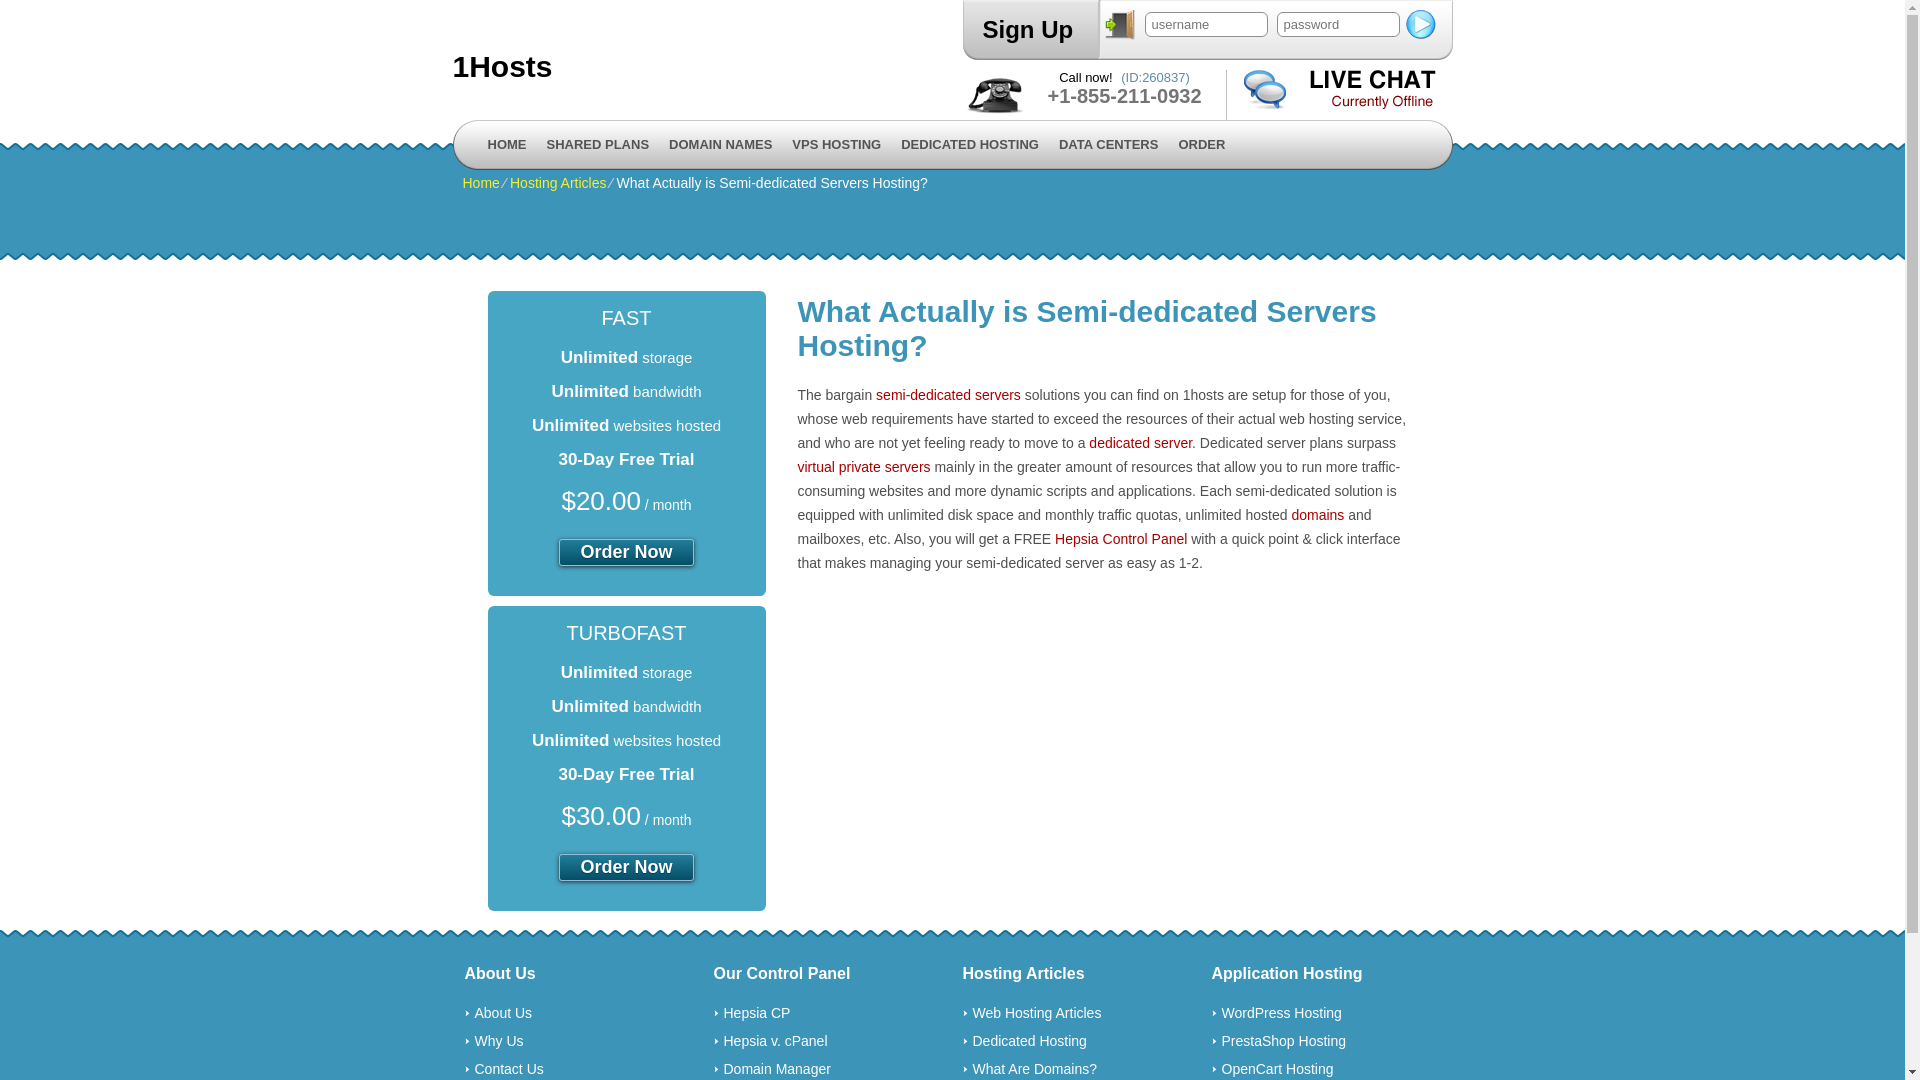 The width and height of the screenshot is (1920, 1080). I want to click on 'What Are Domains?', so click(1034, 1067).